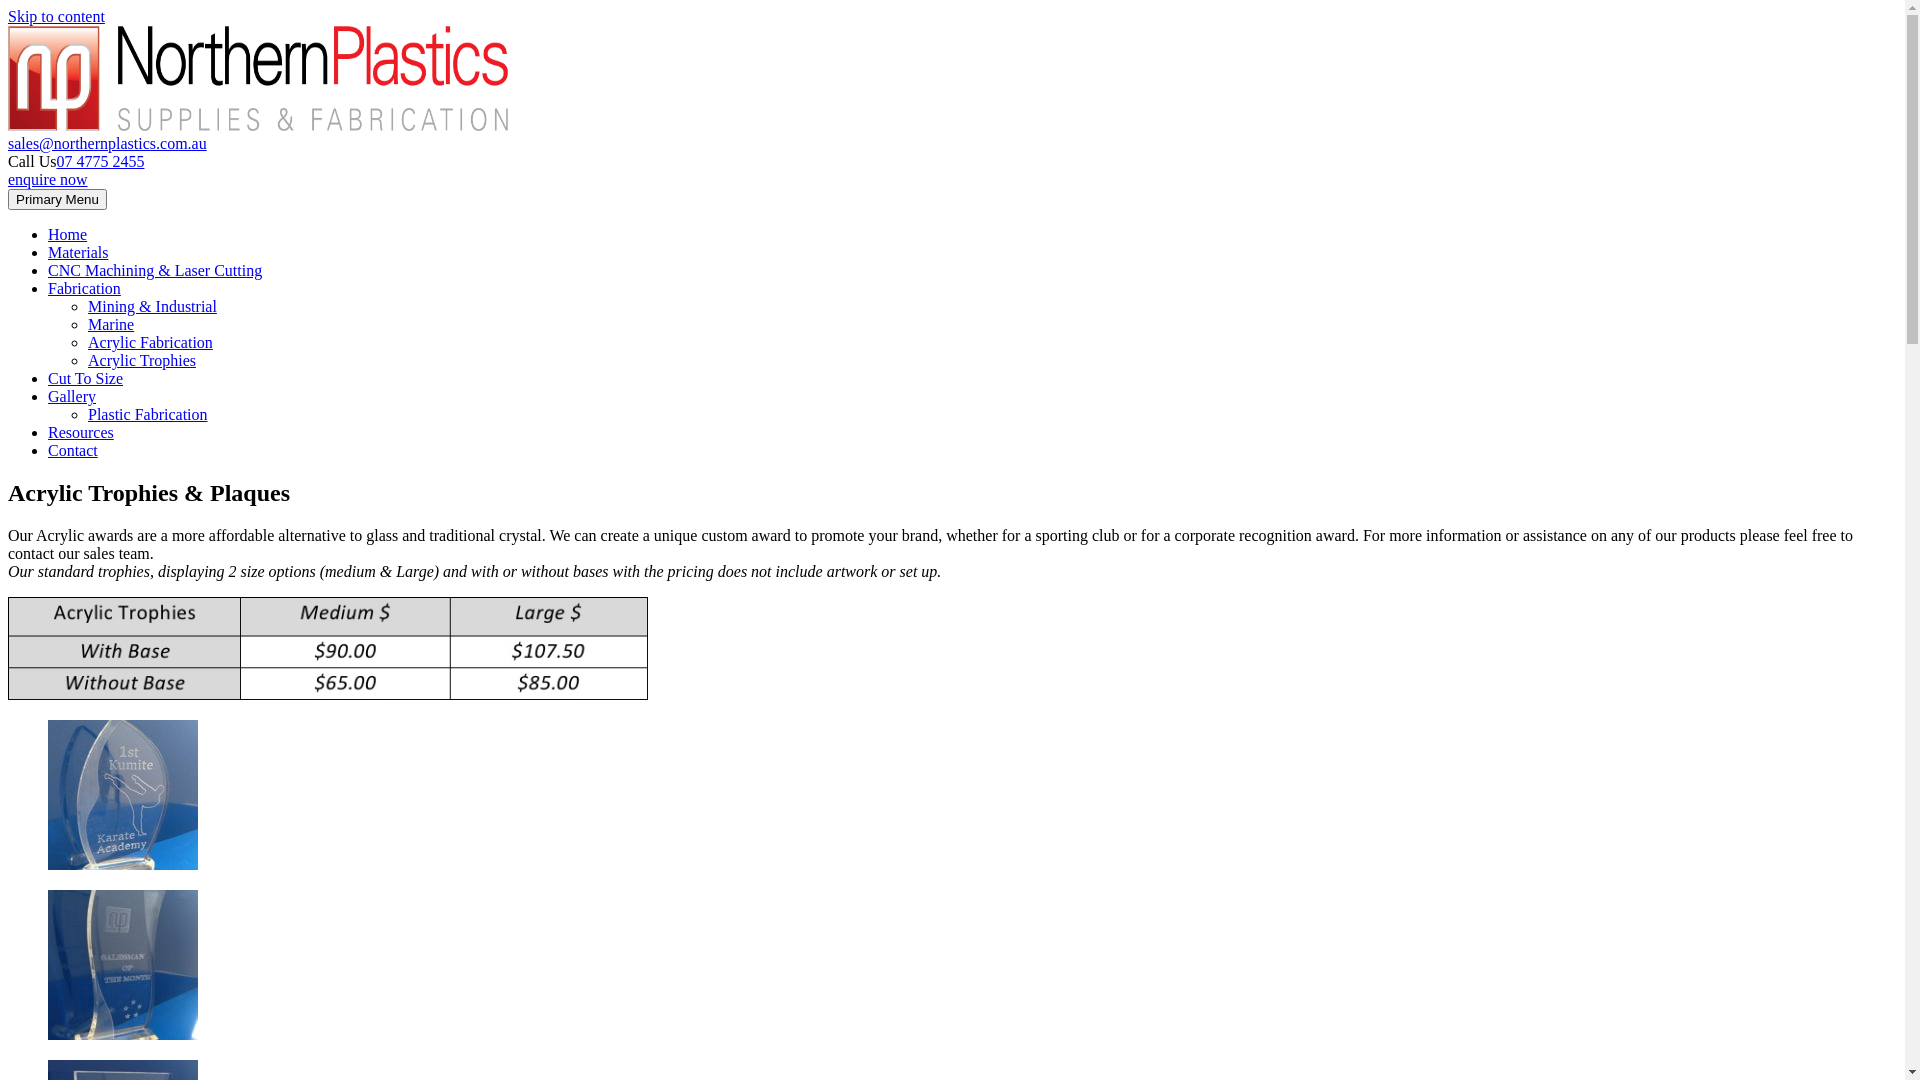  What do you see at coordinates (72, 396) in the screenshot?
I see `'Gallery'` at bounding box center [72, 396].